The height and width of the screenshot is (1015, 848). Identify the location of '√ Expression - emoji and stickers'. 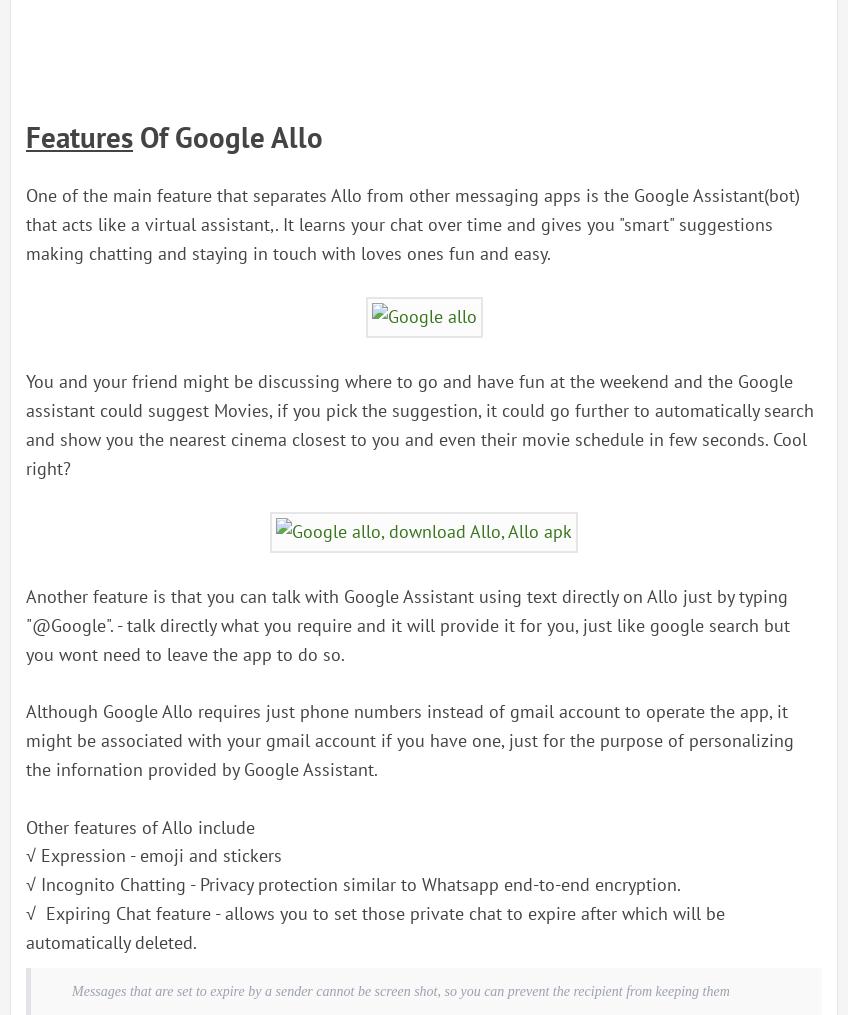
(152, 855).